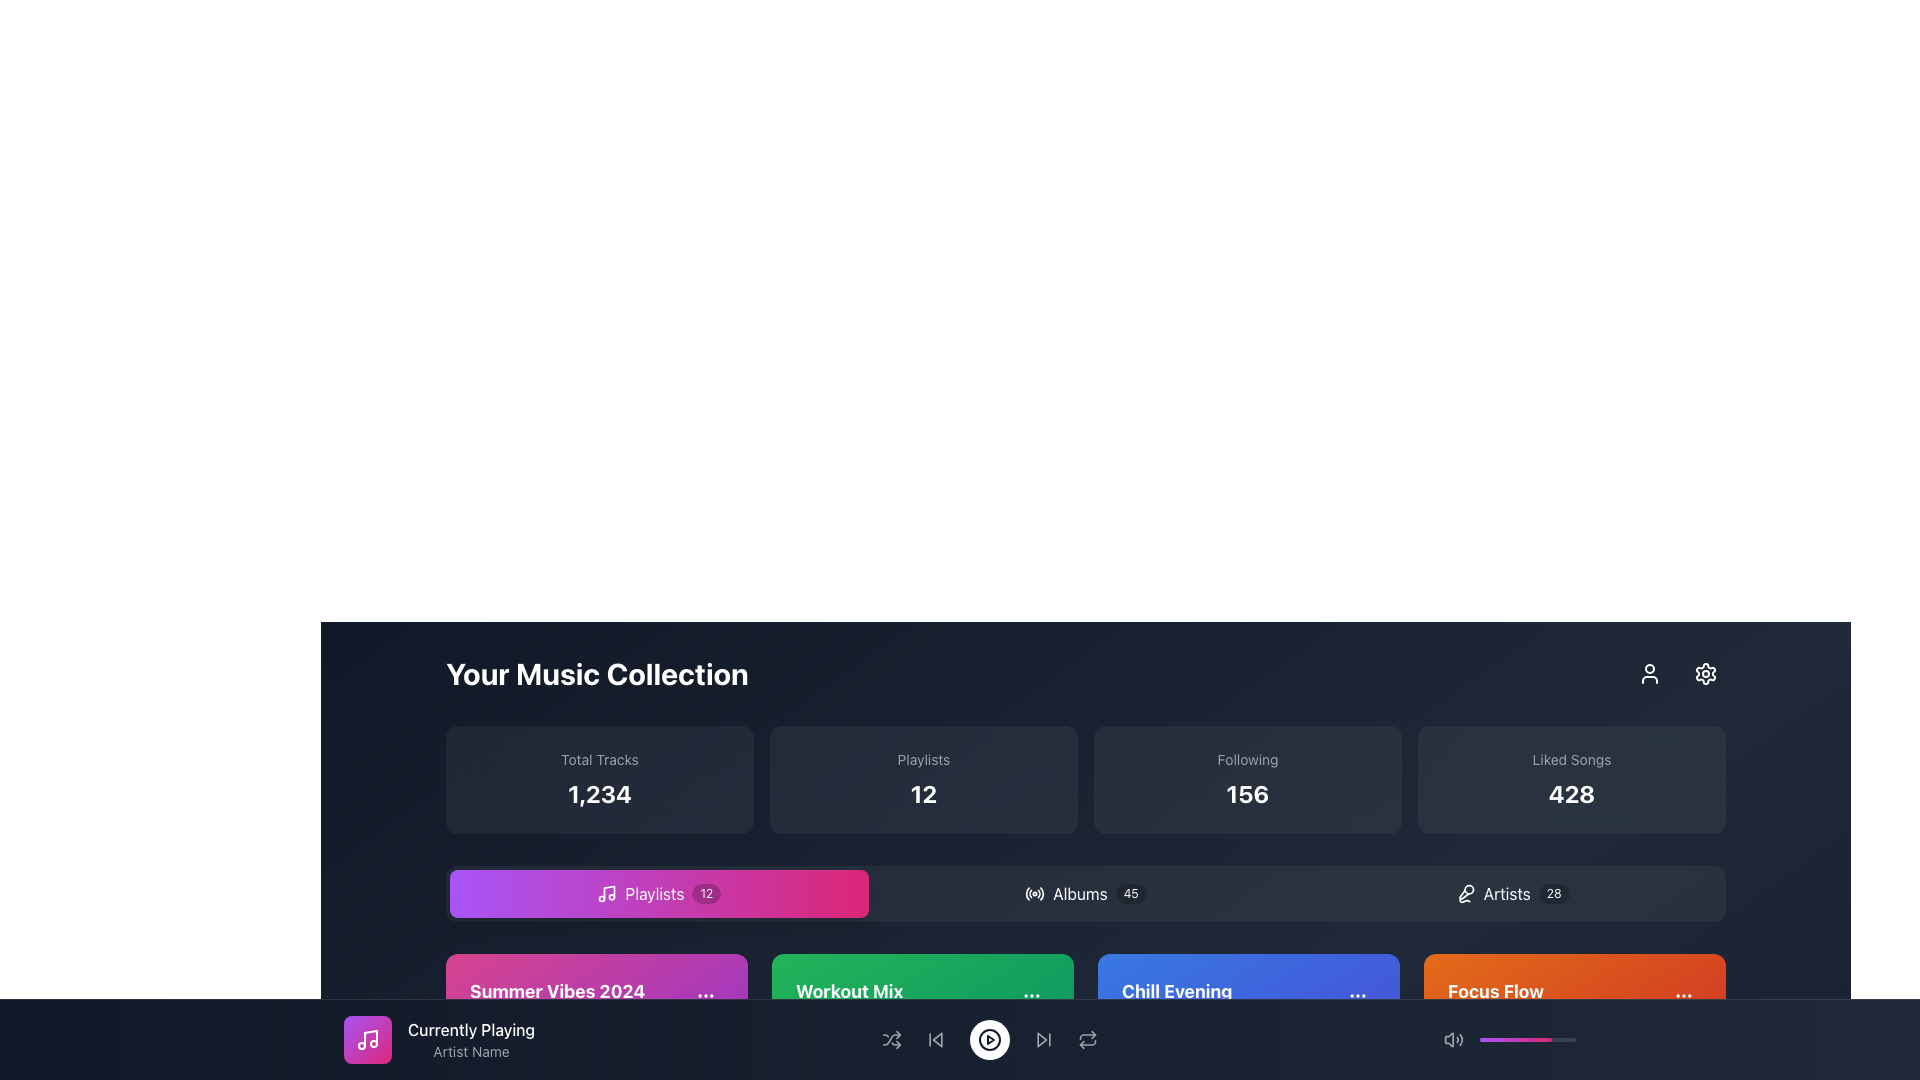 The image size is (1920, 1080). Describe the element at coordinates (705, 995) in the screenshot. I see `the Ellipsis menu button located in the bottom-right corner of the 'Summer Vibes 2024' section` at that location.